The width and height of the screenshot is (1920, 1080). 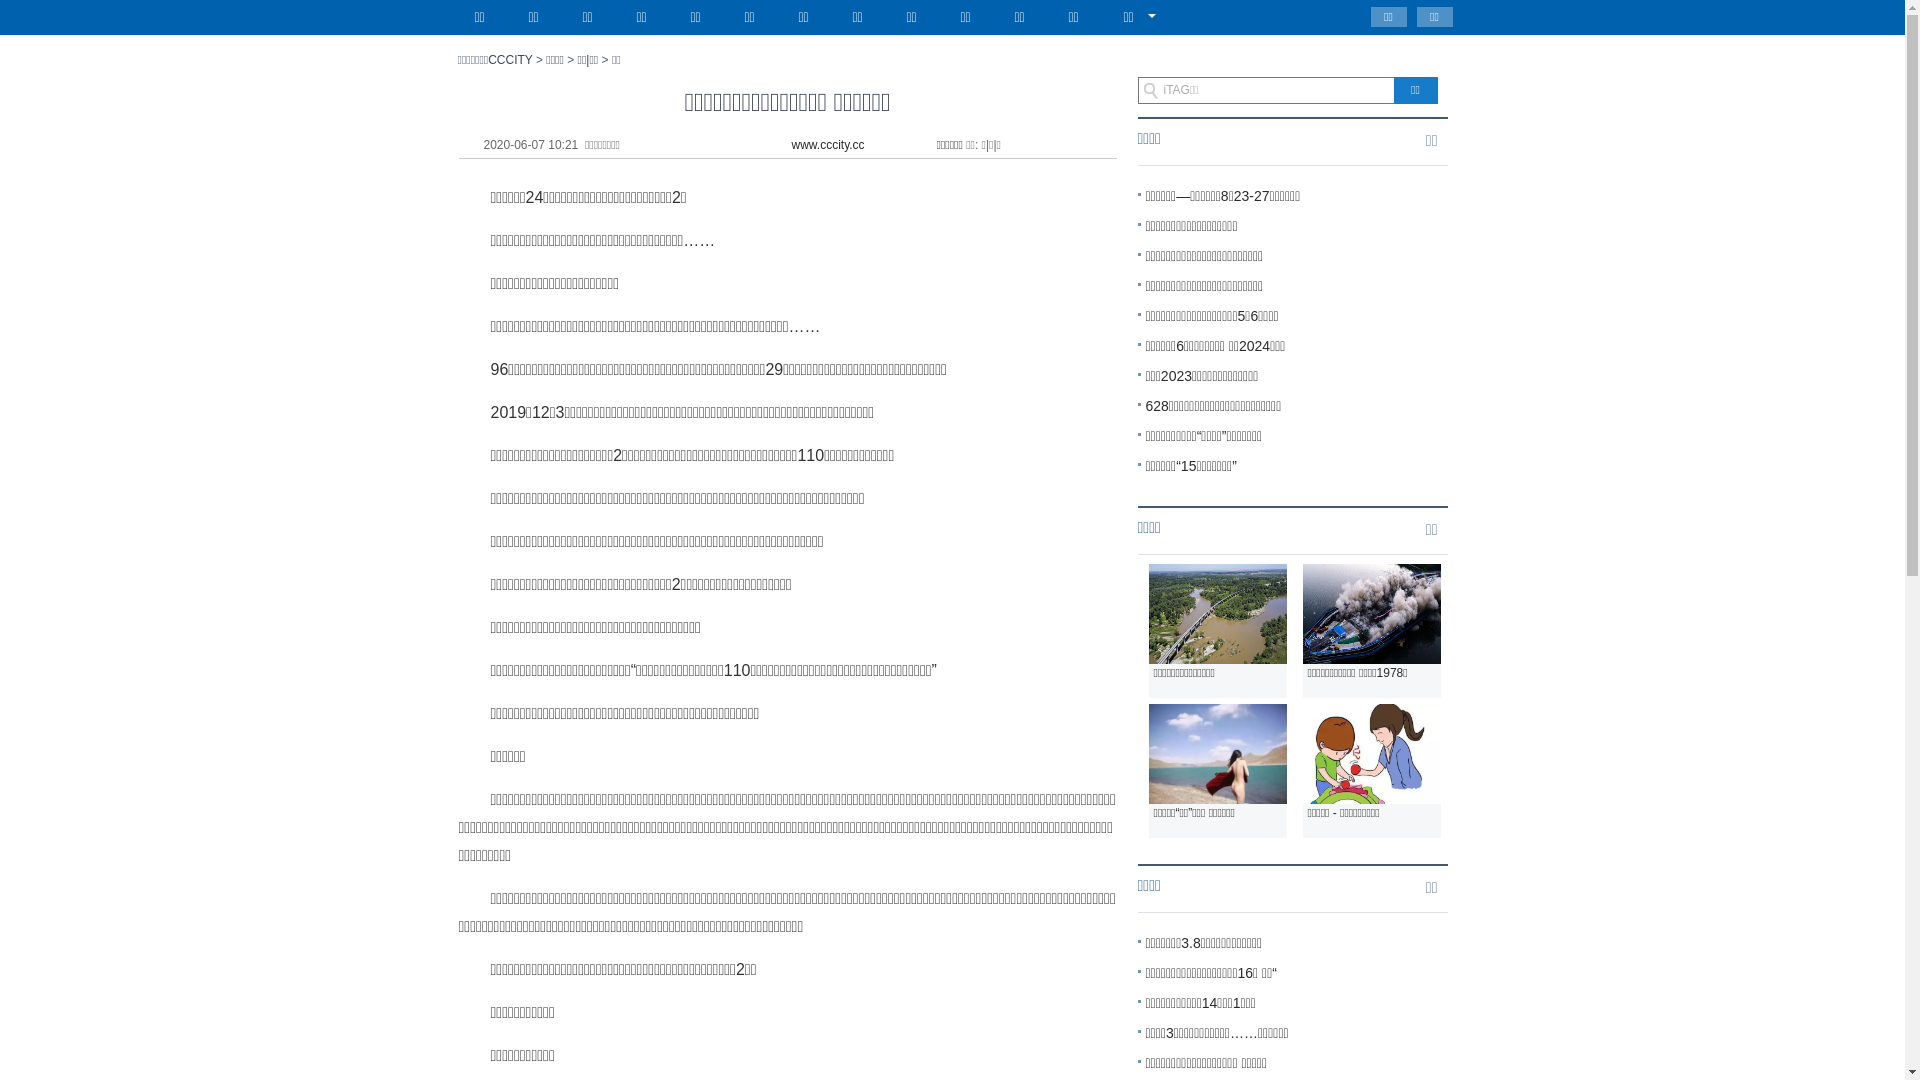 I want to click on 'CCCITY', so click(x=509, y=59).